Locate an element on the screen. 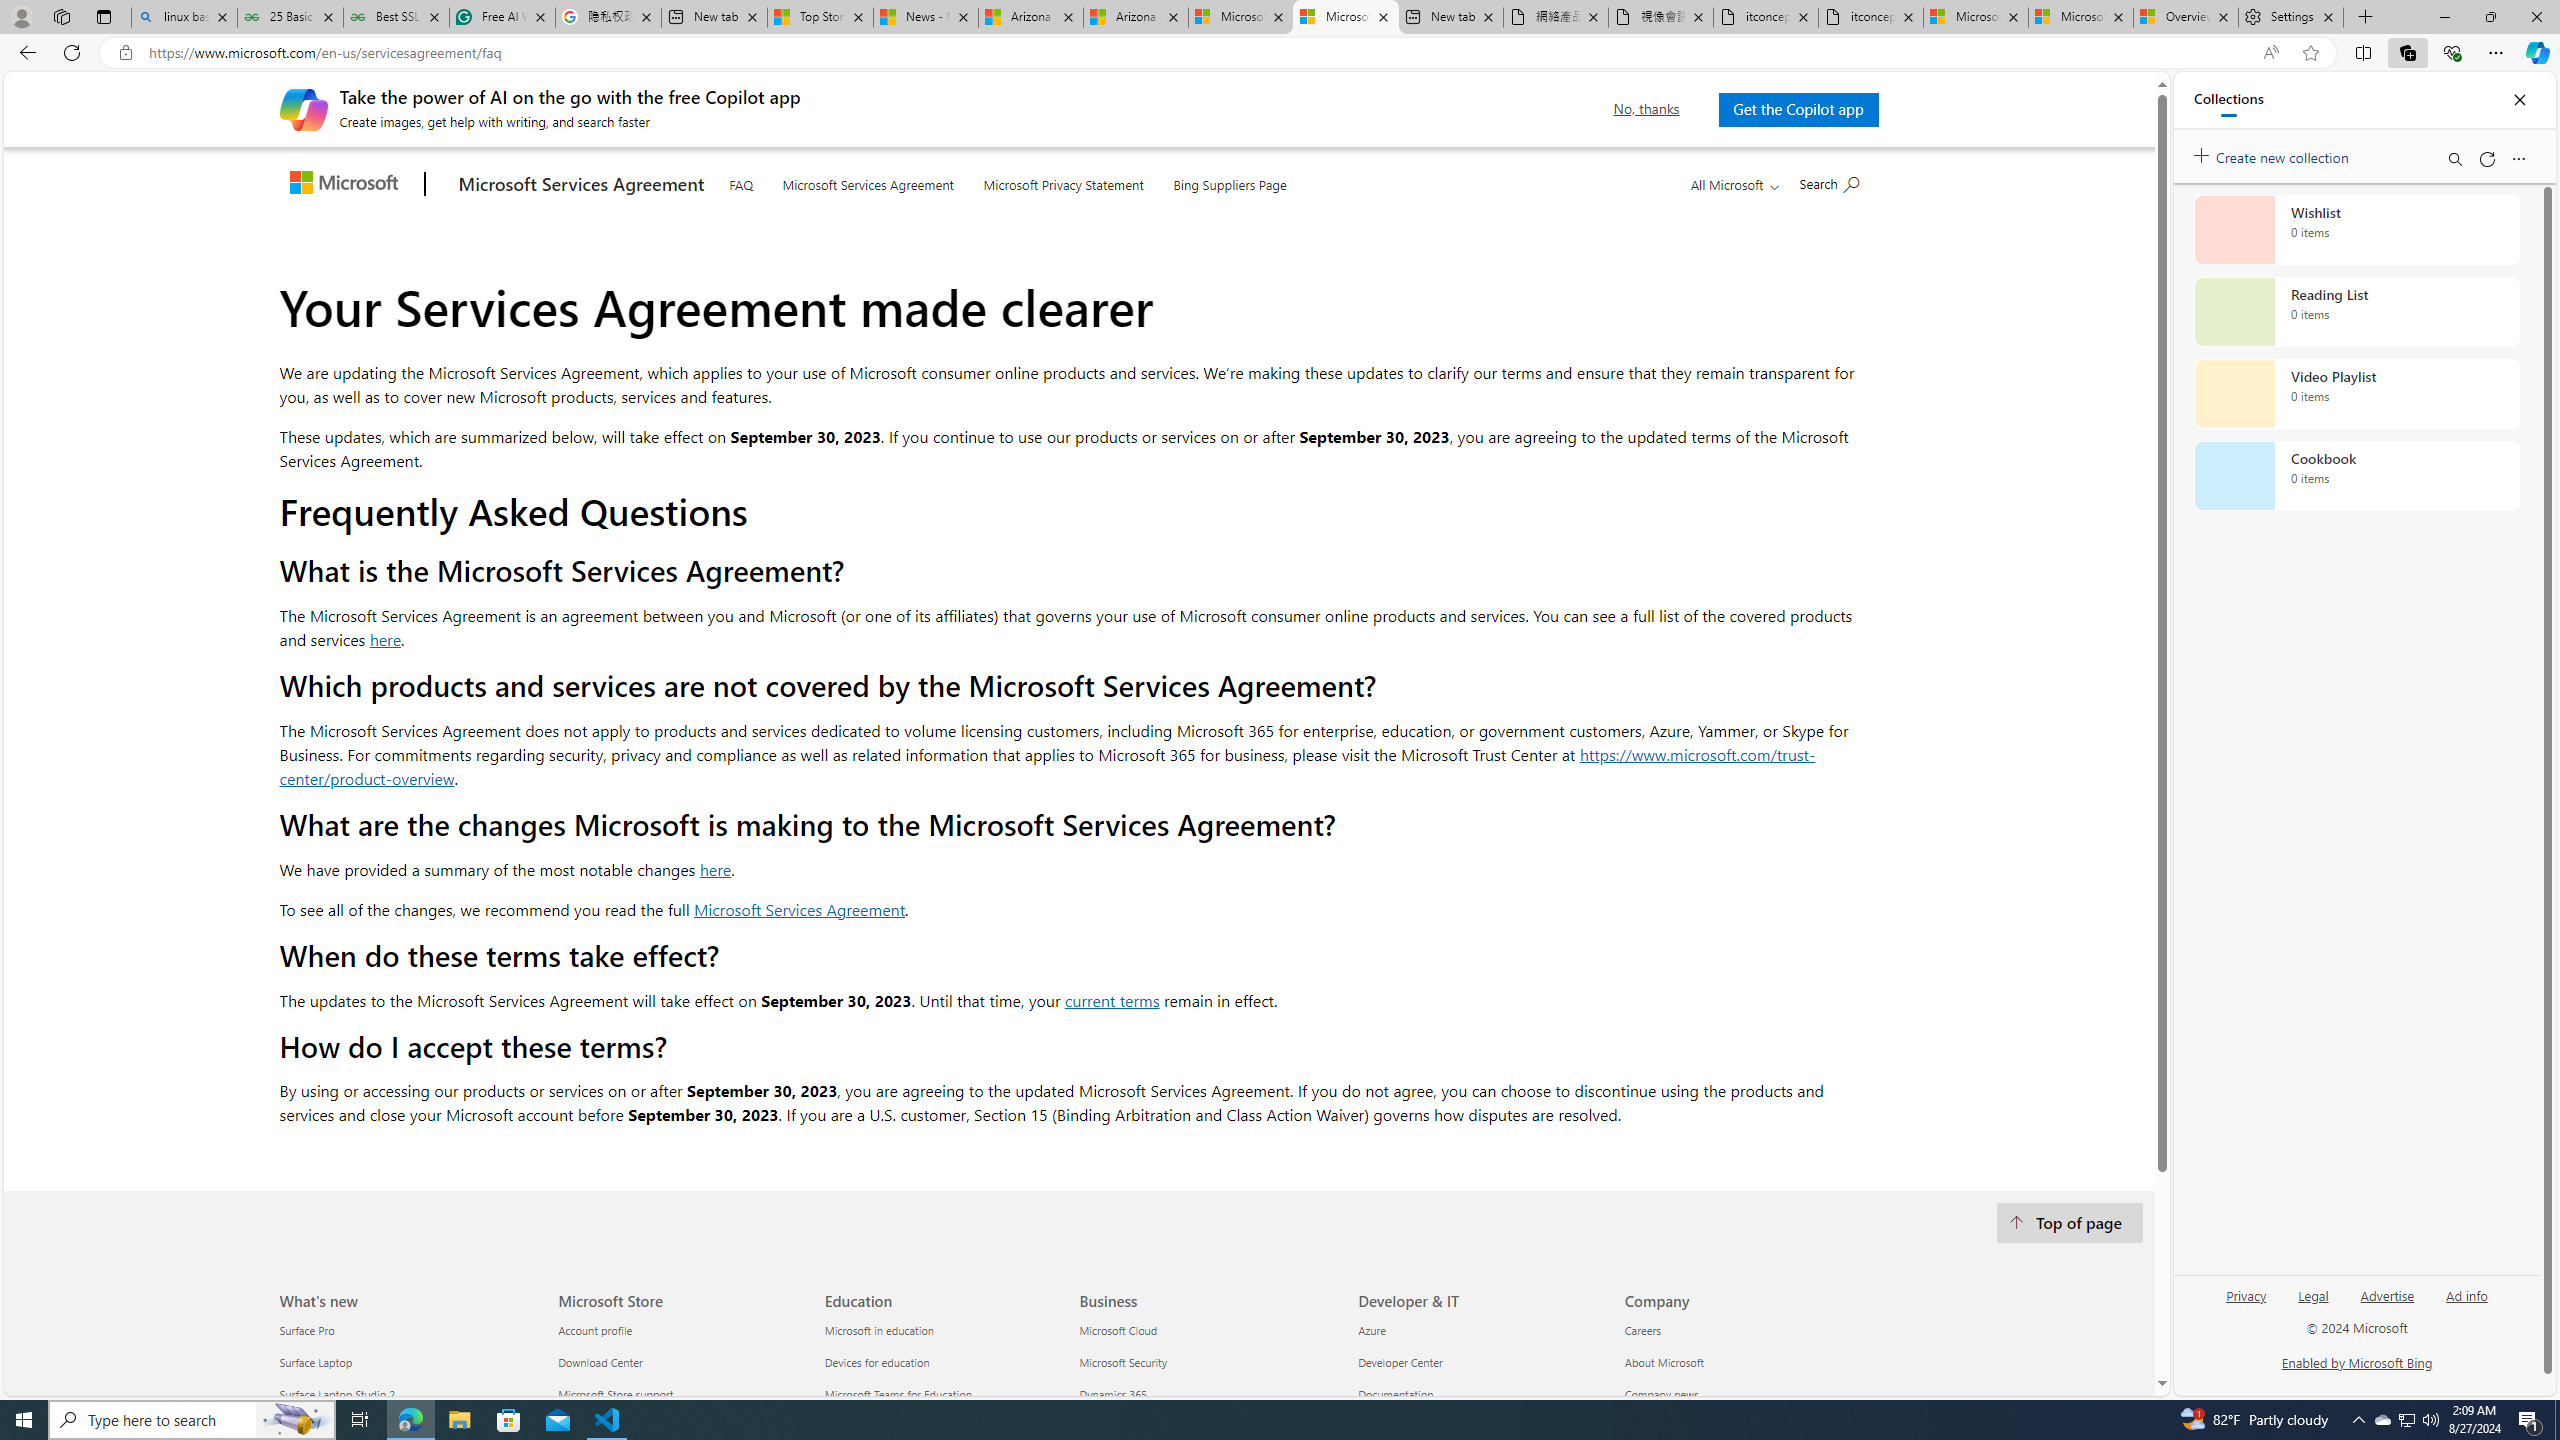  'Azure Developer & IT' is located at coordinates (1369, 1330).